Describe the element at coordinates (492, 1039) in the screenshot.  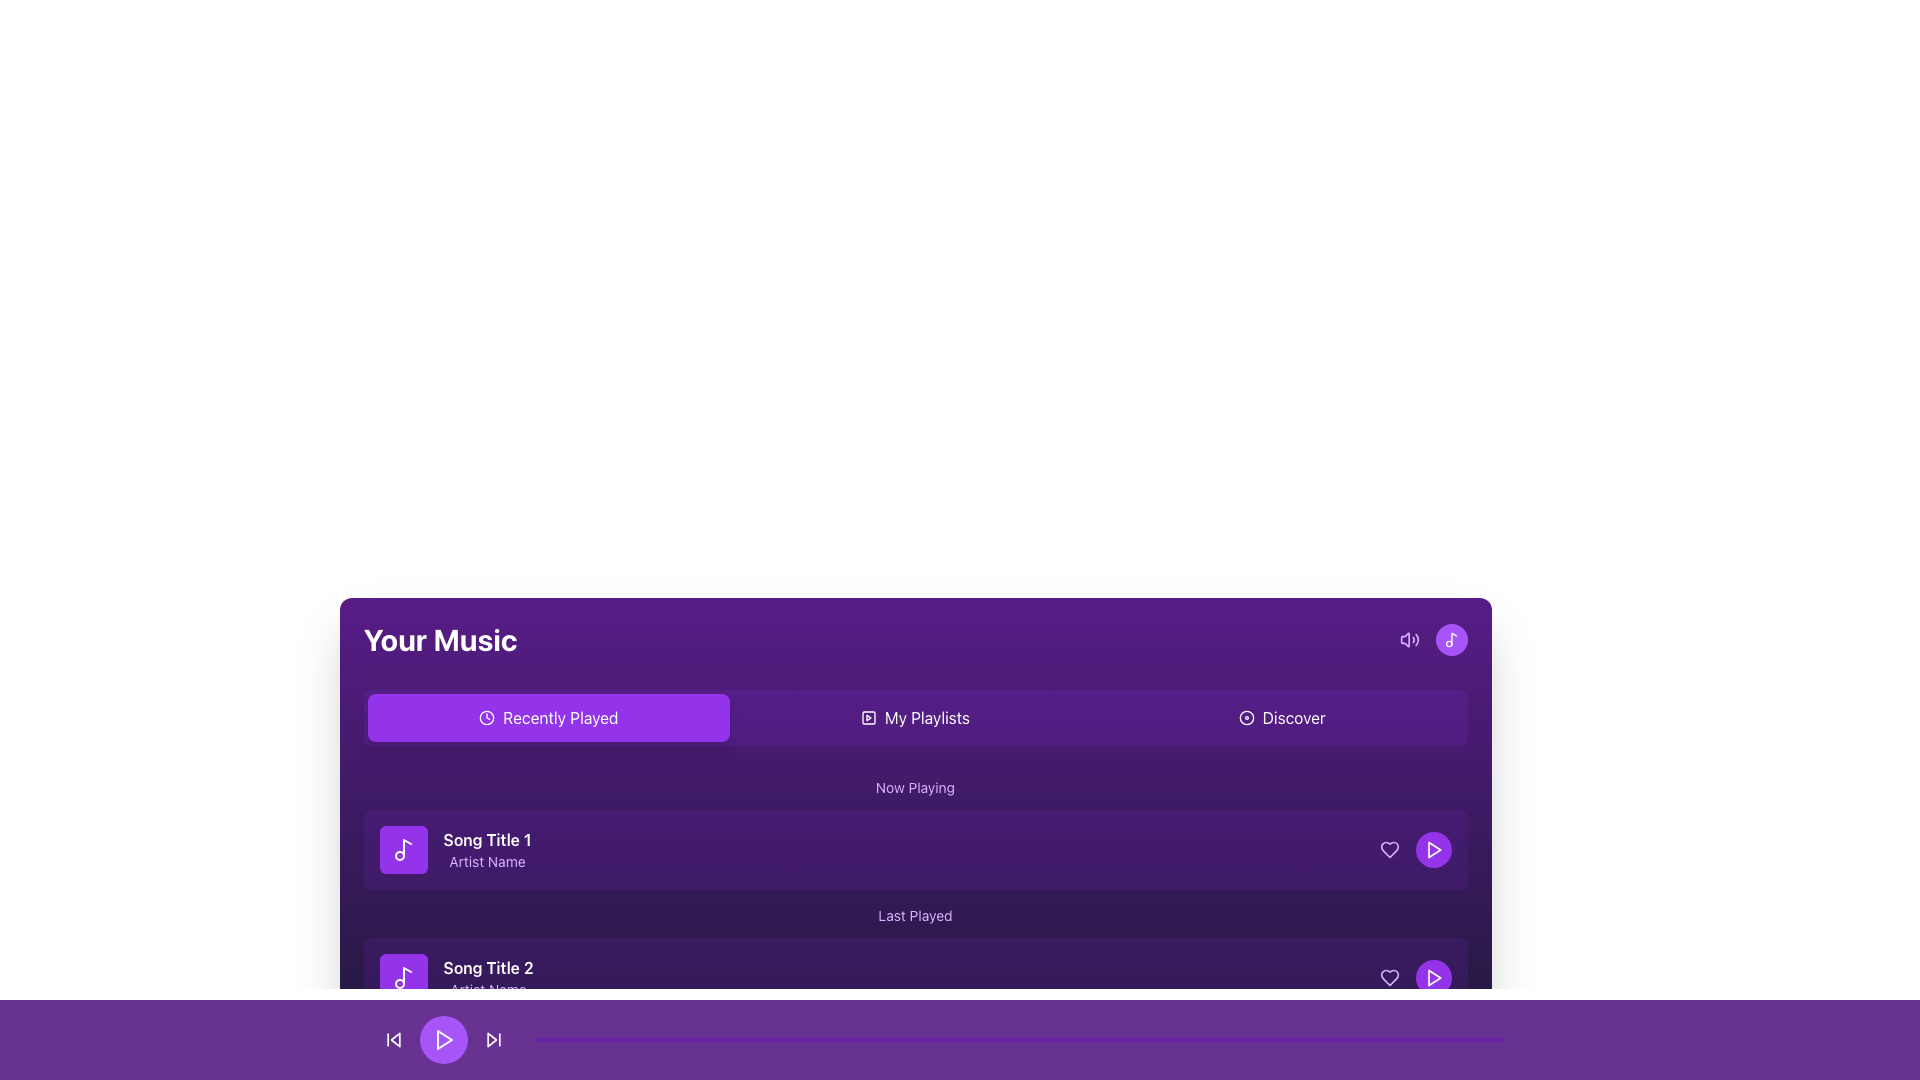
I see `the 'skip forward' icon located at the center of the control bar at the bottom of the interface to provide visual feedback` at that location.